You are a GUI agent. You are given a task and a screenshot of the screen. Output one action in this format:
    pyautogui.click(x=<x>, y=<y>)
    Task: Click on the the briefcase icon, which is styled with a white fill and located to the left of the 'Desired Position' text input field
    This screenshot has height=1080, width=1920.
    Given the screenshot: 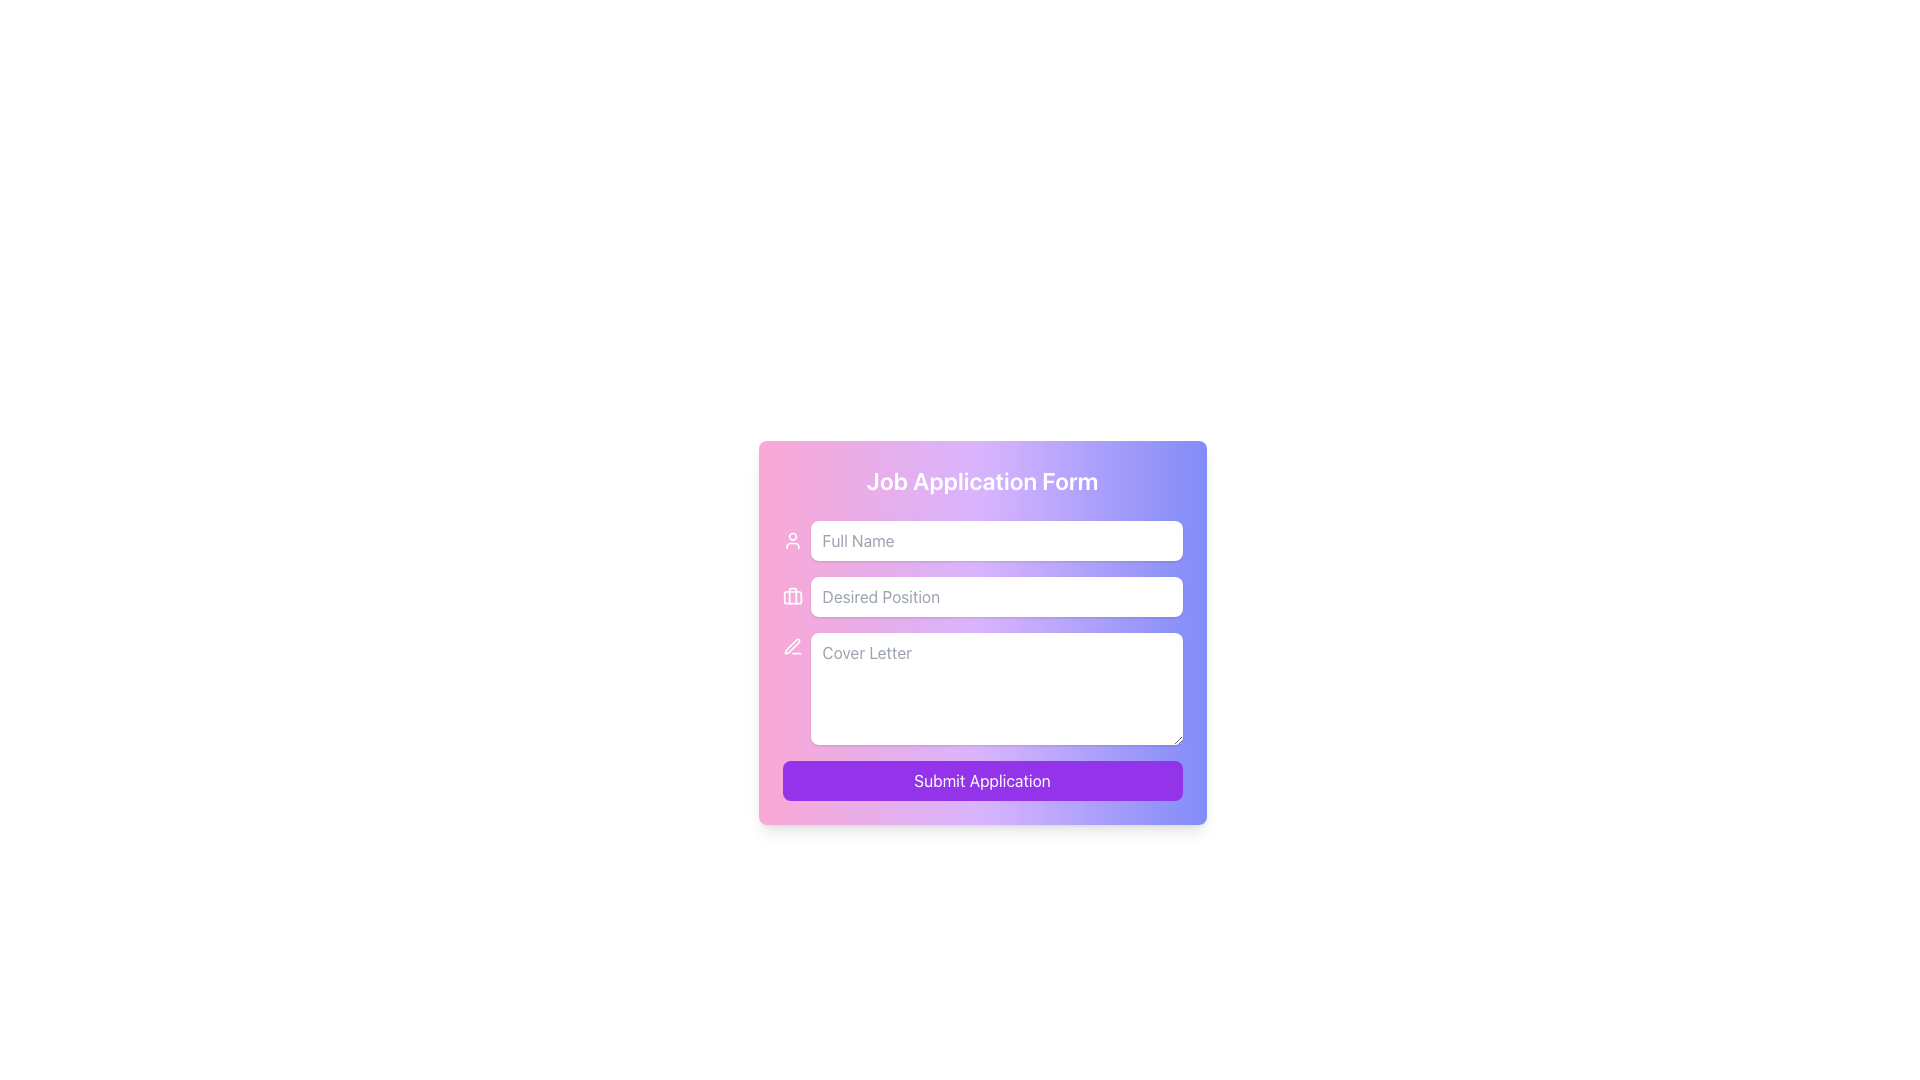 What is the action you would take?
    pyautogui.click(x=791, y=596)
    